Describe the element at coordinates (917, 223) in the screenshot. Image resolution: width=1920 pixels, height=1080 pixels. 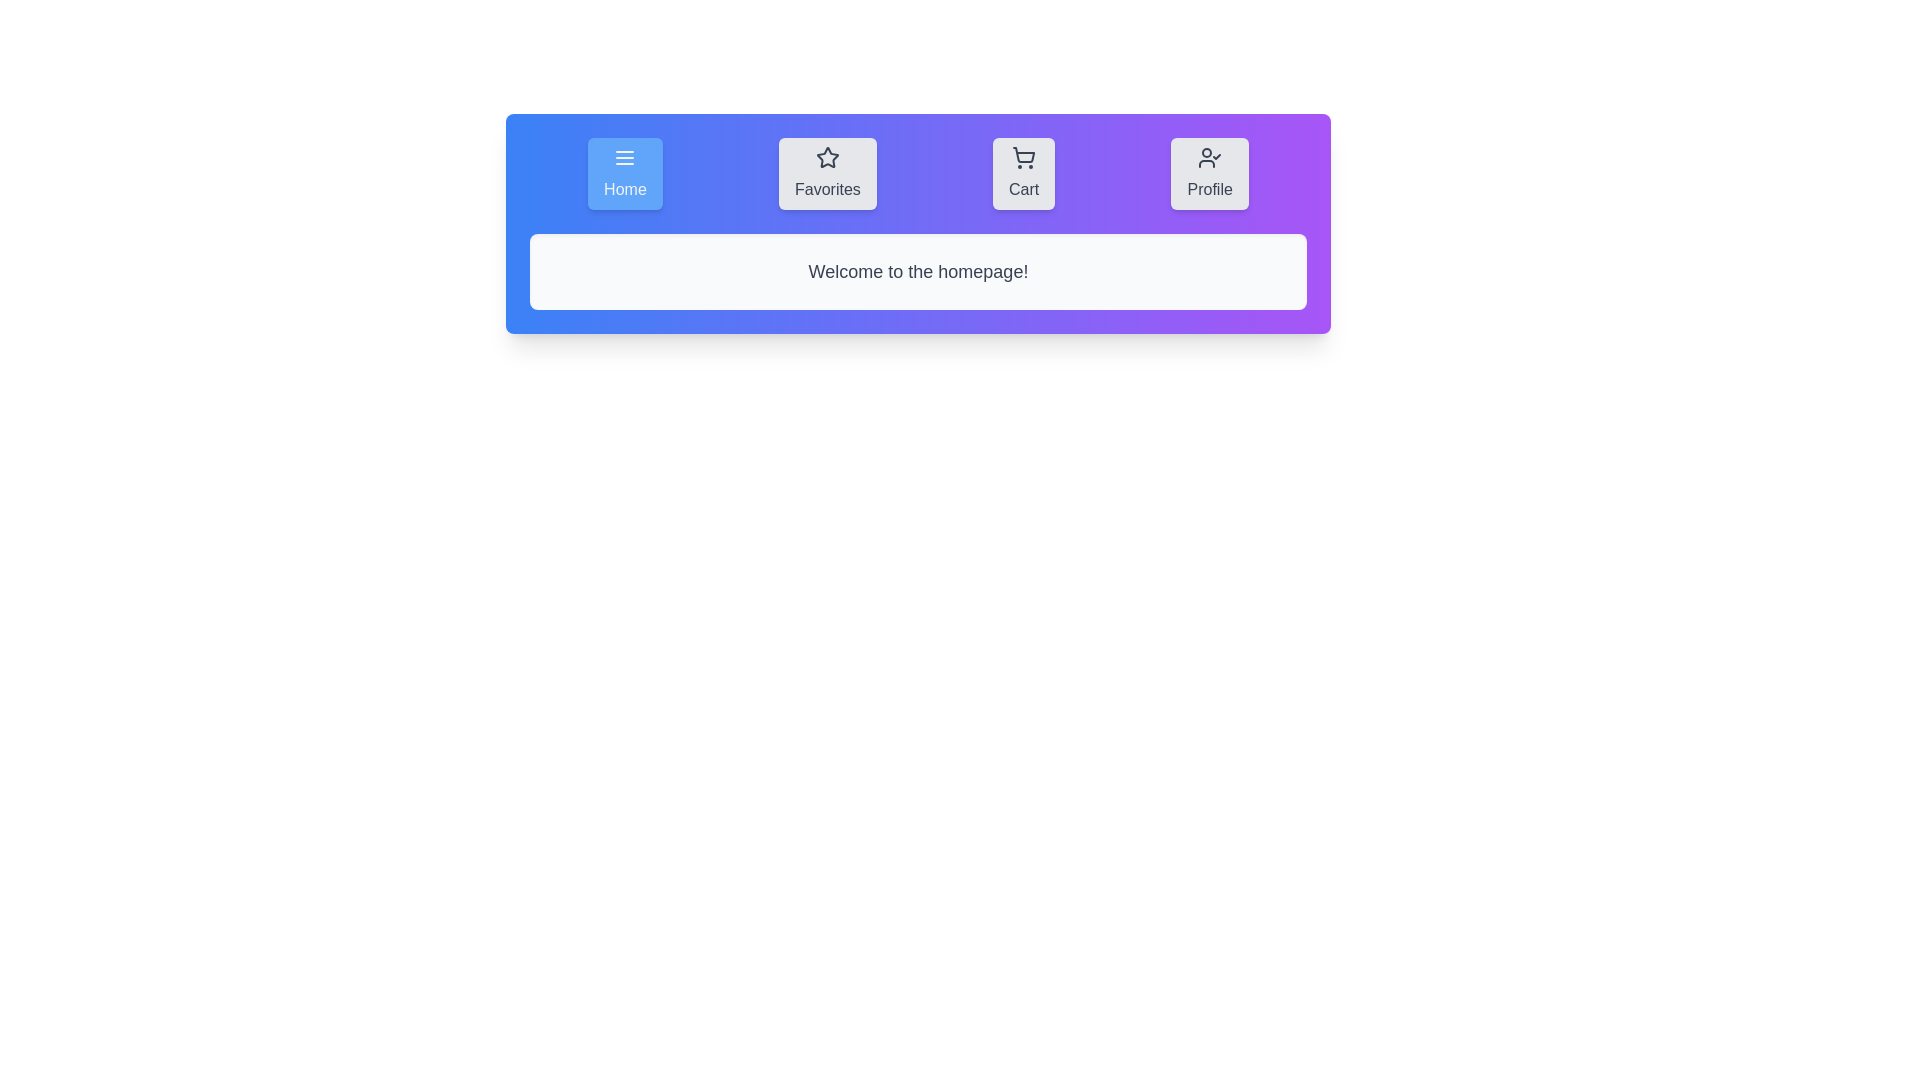
I see `welcome message displayed in the white rectangular area at the center of the composite UI component that contains the navigation bar and text area` at that location.